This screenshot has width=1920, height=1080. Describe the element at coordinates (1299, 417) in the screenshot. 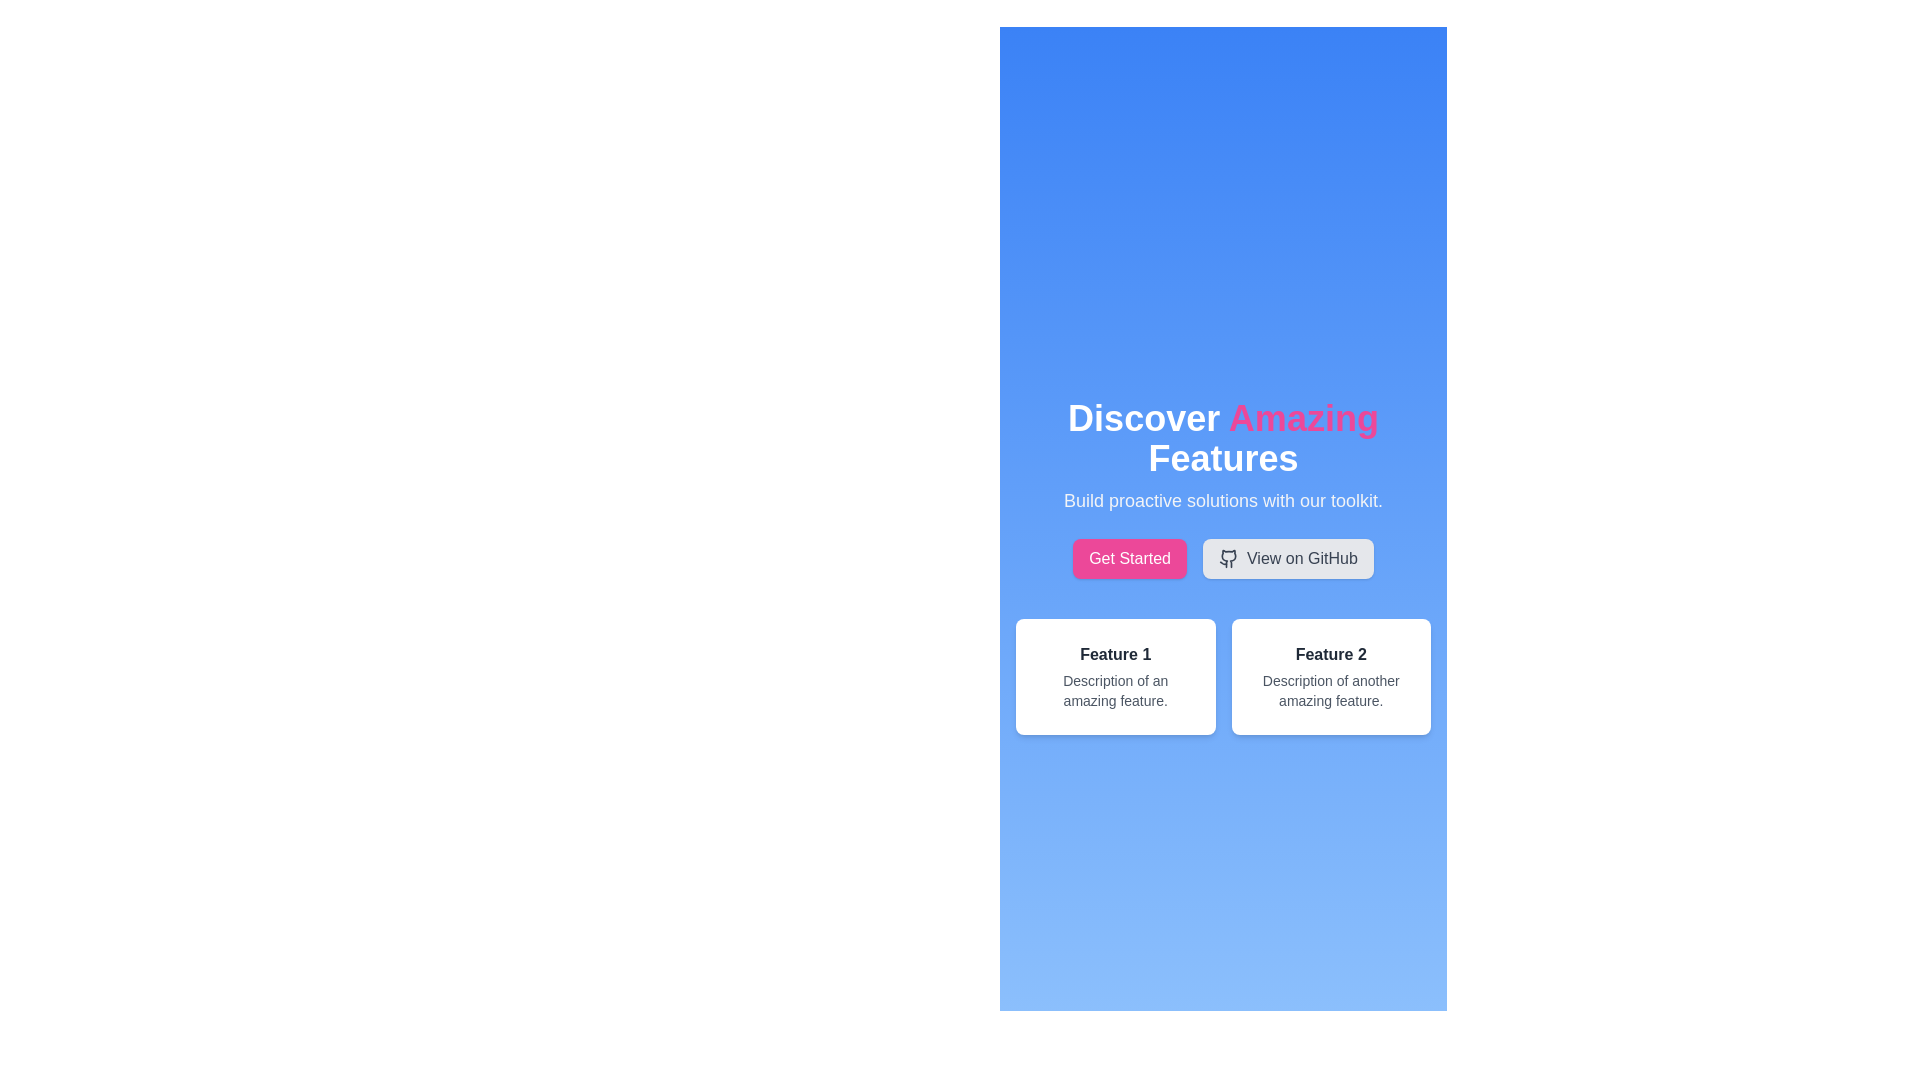

I see `the second word 'Amazing' in the heading 'Discover Amazing Features' located in the upper-middle of the layout` at that location.